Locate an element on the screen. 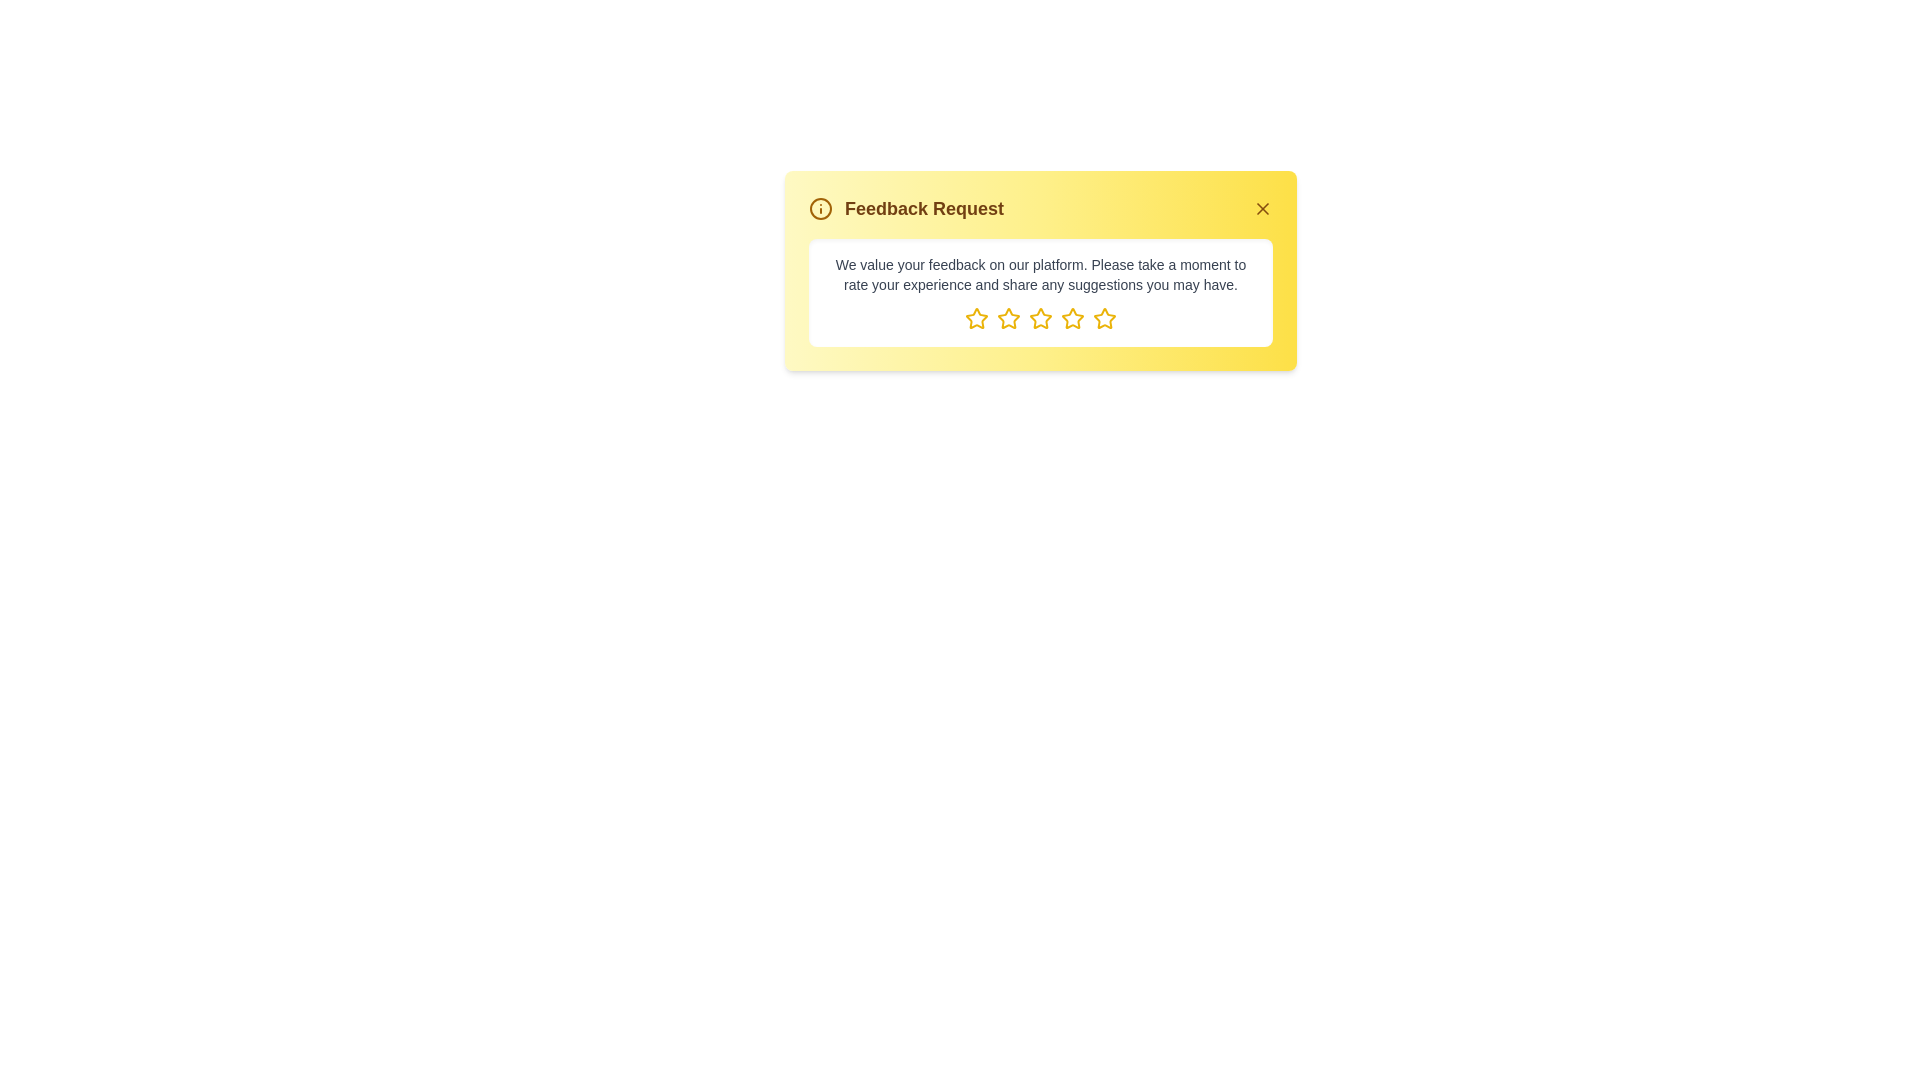 This screenshot has width=1920, height=1080. the element star_2 to observe its hover effect is located at coordinates (1008, 318).